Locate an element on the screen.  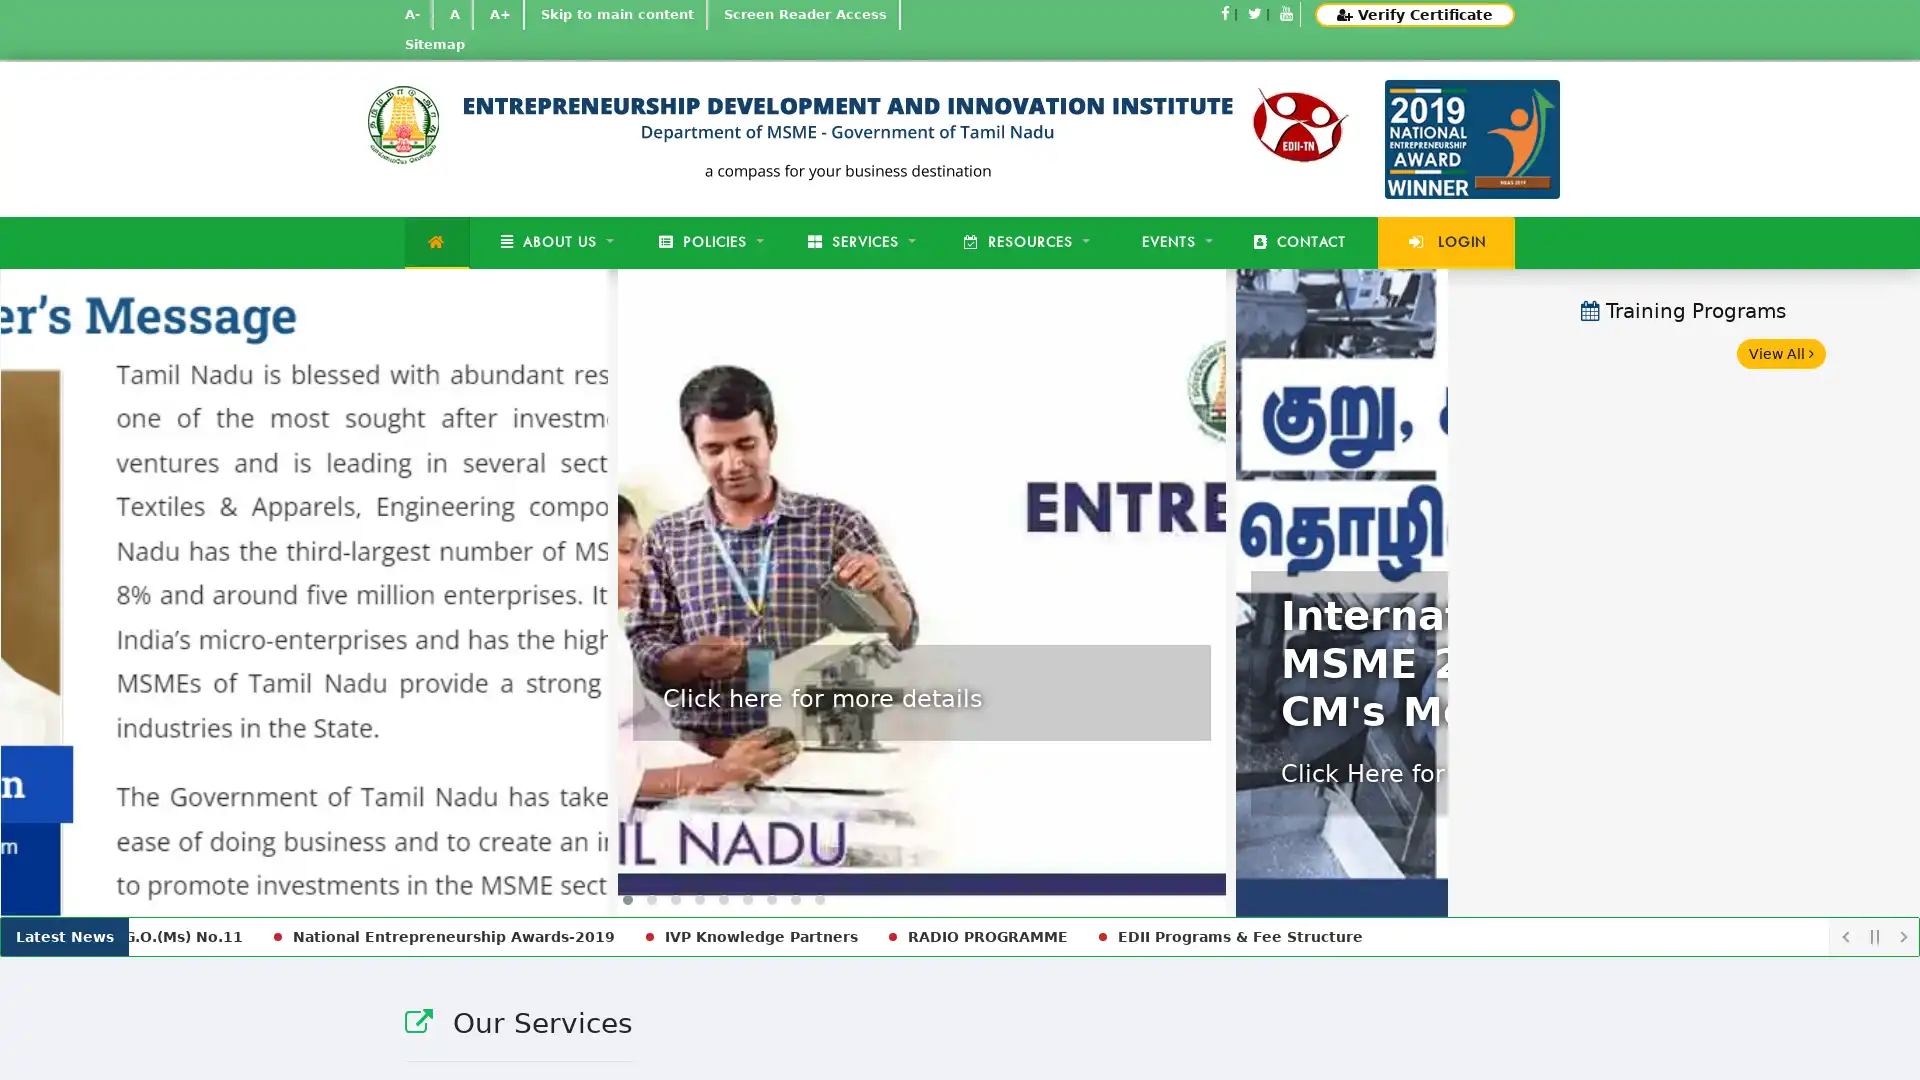
Previous is located at coordinates (39, 571).